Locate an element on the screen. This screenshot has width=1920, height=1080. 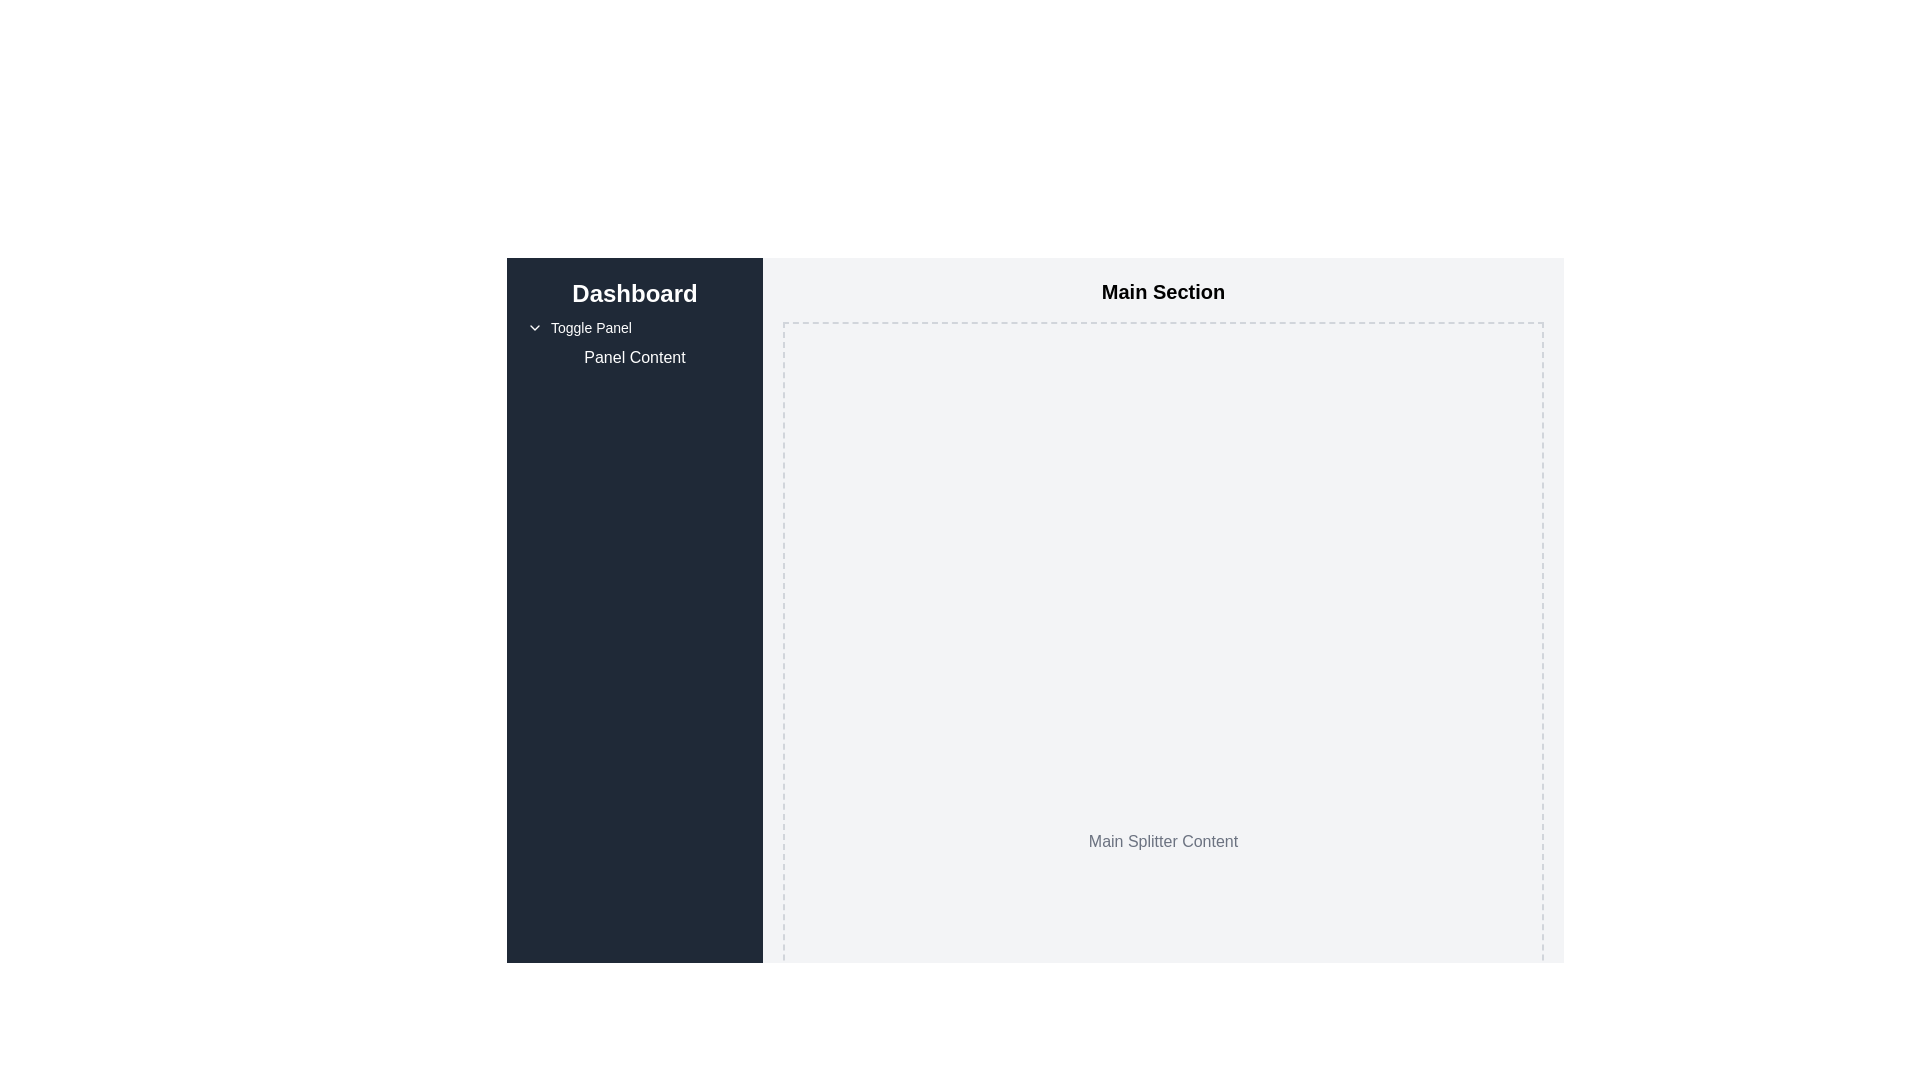
the chevron icon located to the left of the 'Toggle Panel' text in the sidebar section labeled 'Dashboard' to indicate the option to expand or collapse the related panel is located at coordinates (534, 326).